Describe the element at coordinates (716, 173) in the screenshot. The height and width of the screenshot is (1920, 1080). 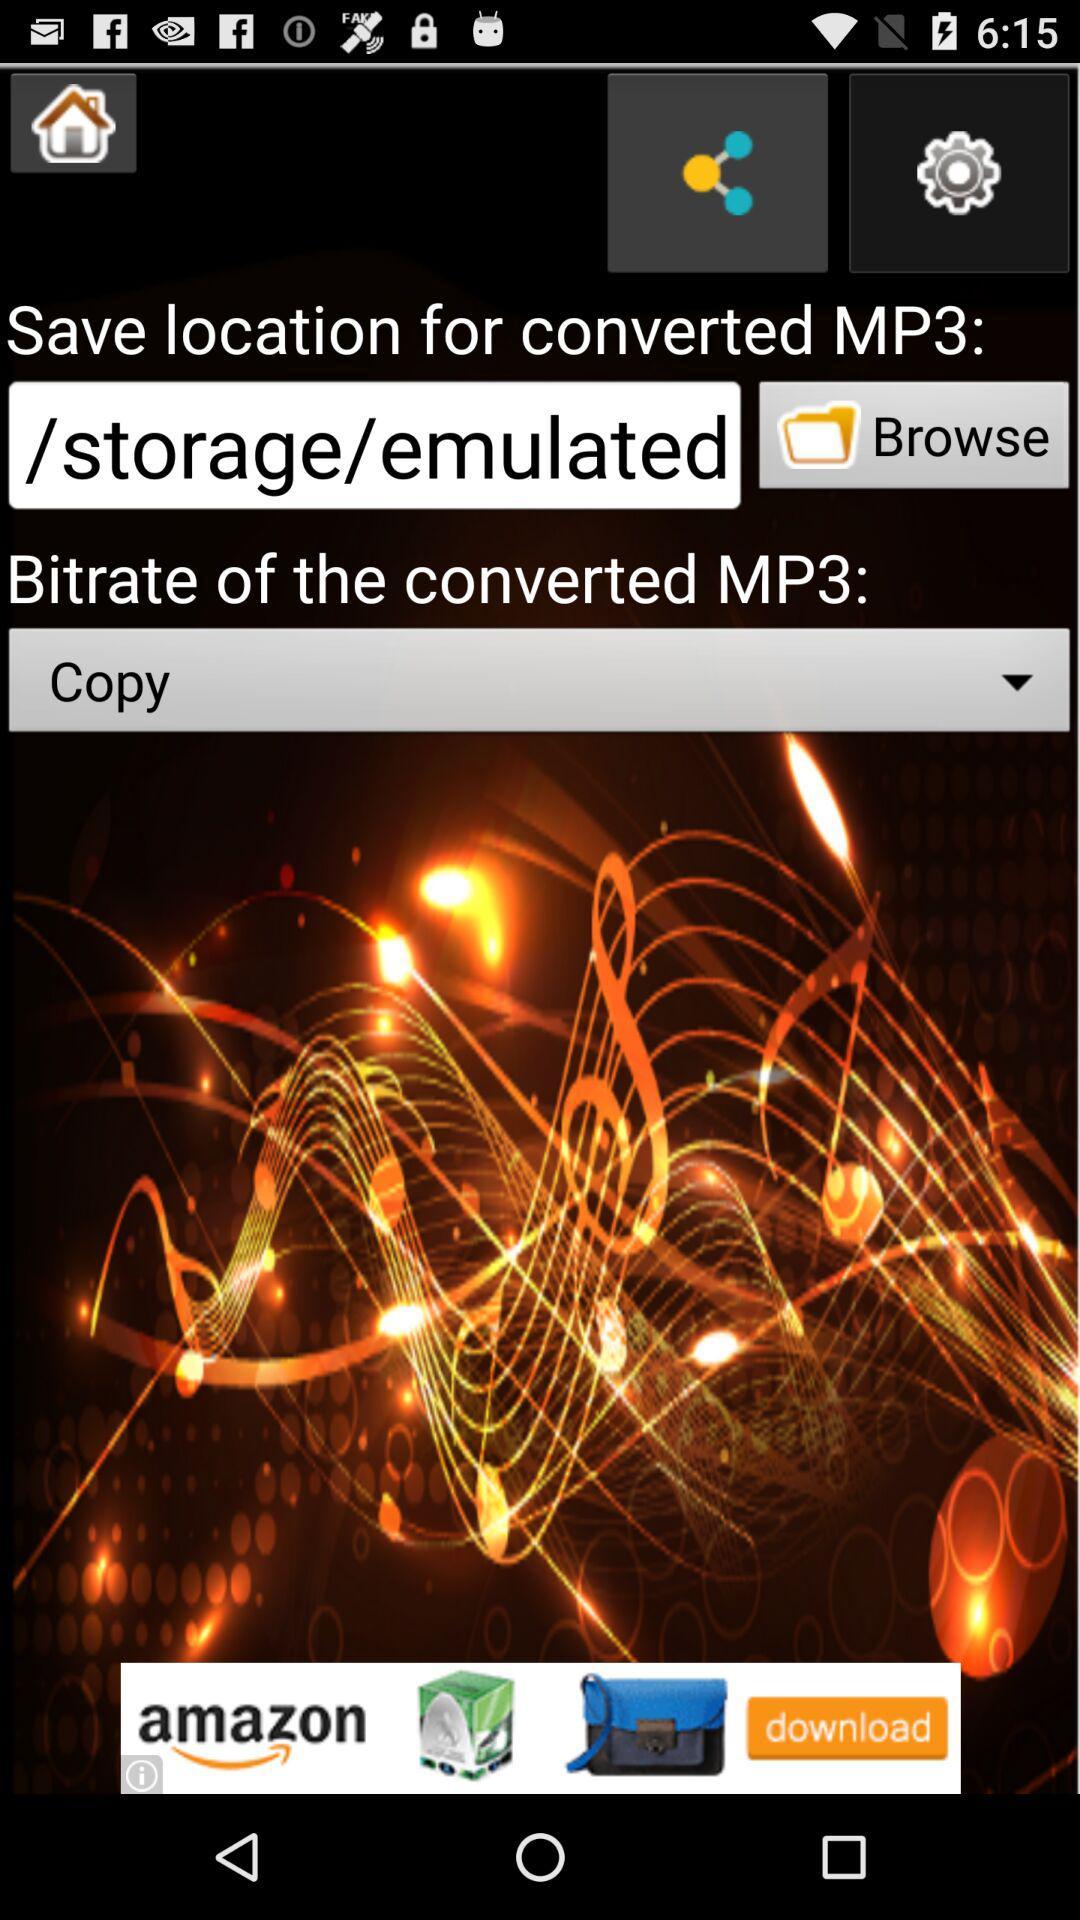
I see `share` at that location.